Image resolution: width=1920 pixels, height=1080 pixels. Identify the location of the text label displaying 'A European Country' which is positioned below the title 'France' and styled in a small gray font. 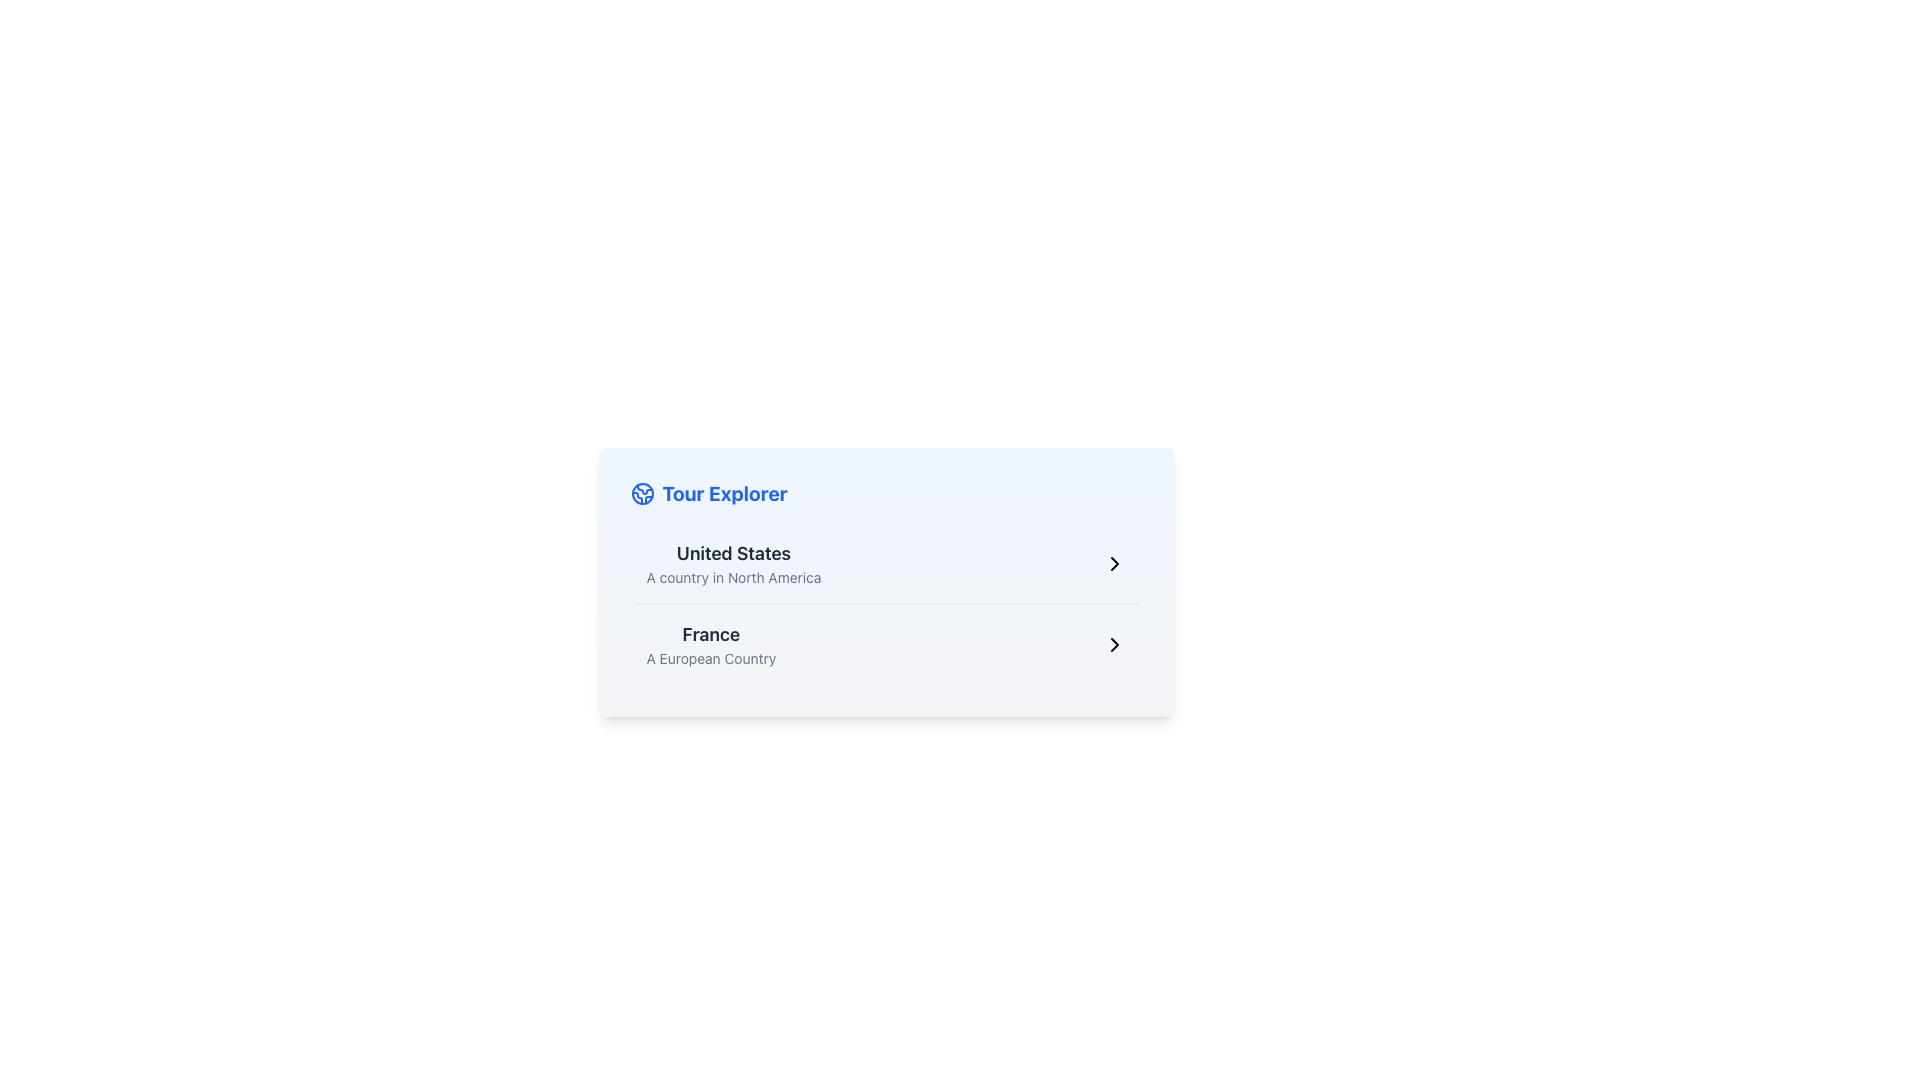
(711, 659).